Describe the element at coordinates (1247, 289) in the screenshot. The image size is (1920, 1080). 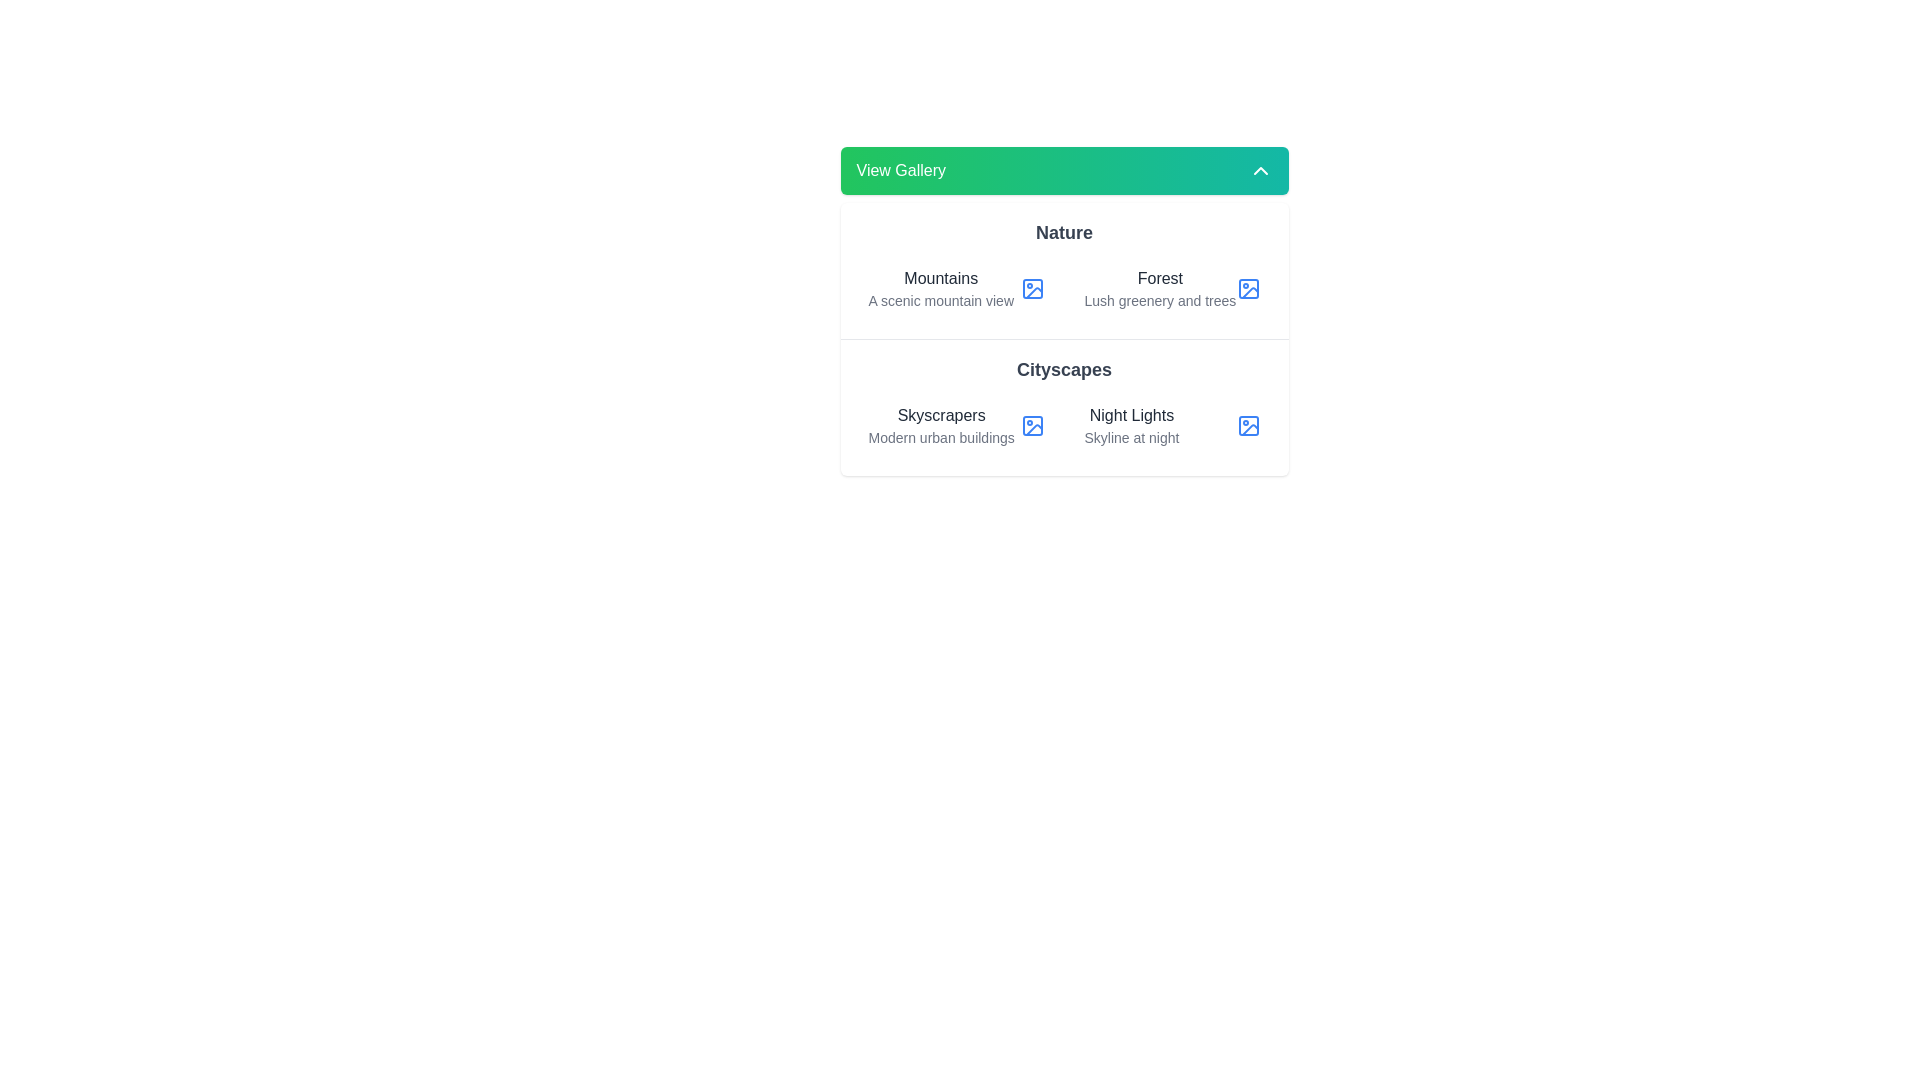
I see `the light blue rectangular icon with rounded corners located in the top-right slot of the grid under the 'Forest' category, next` at that location.